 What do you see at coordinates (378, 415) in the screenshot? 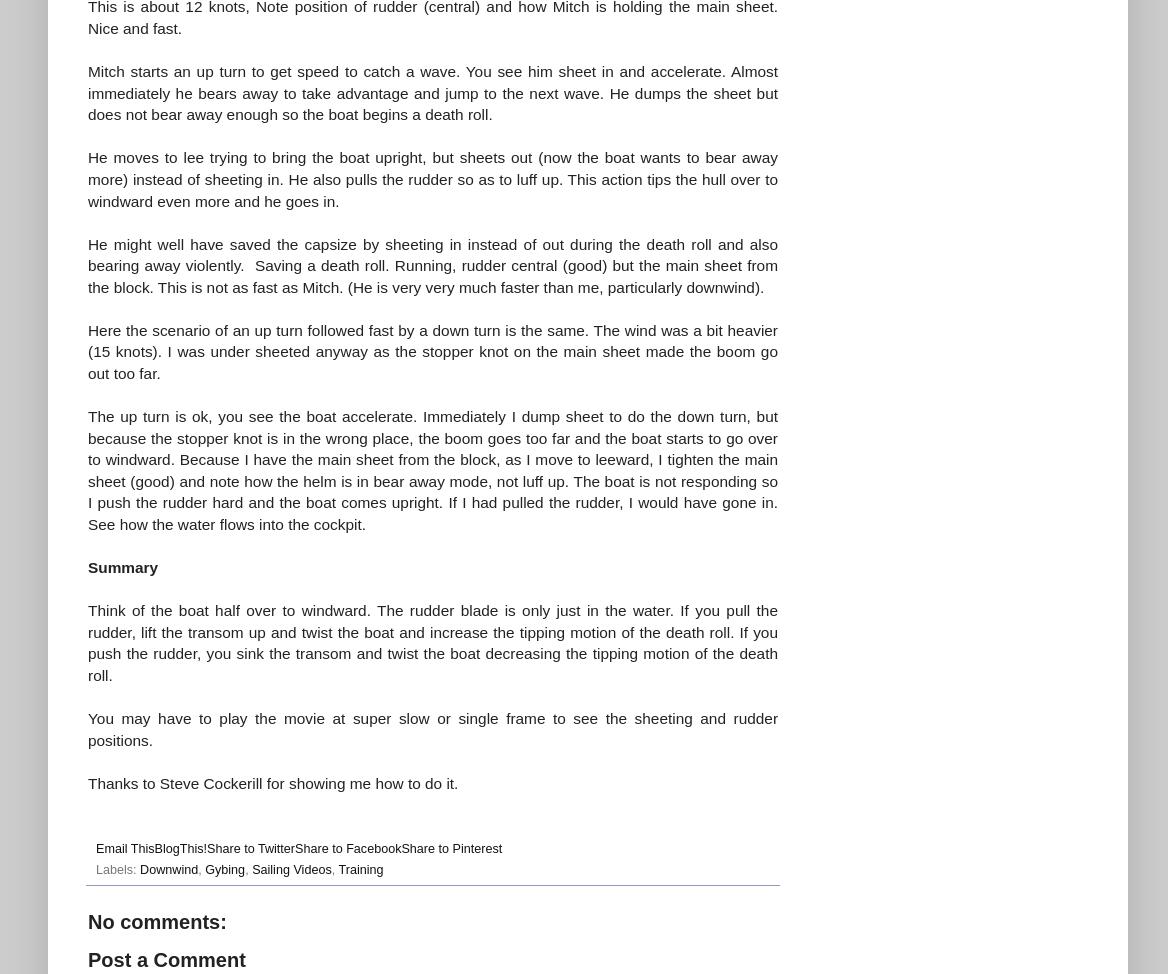
I see `'The up turn is ok, you see the boat accelerate.
Immediately I dump sheet to do the'` at bounding box center [378, 415].